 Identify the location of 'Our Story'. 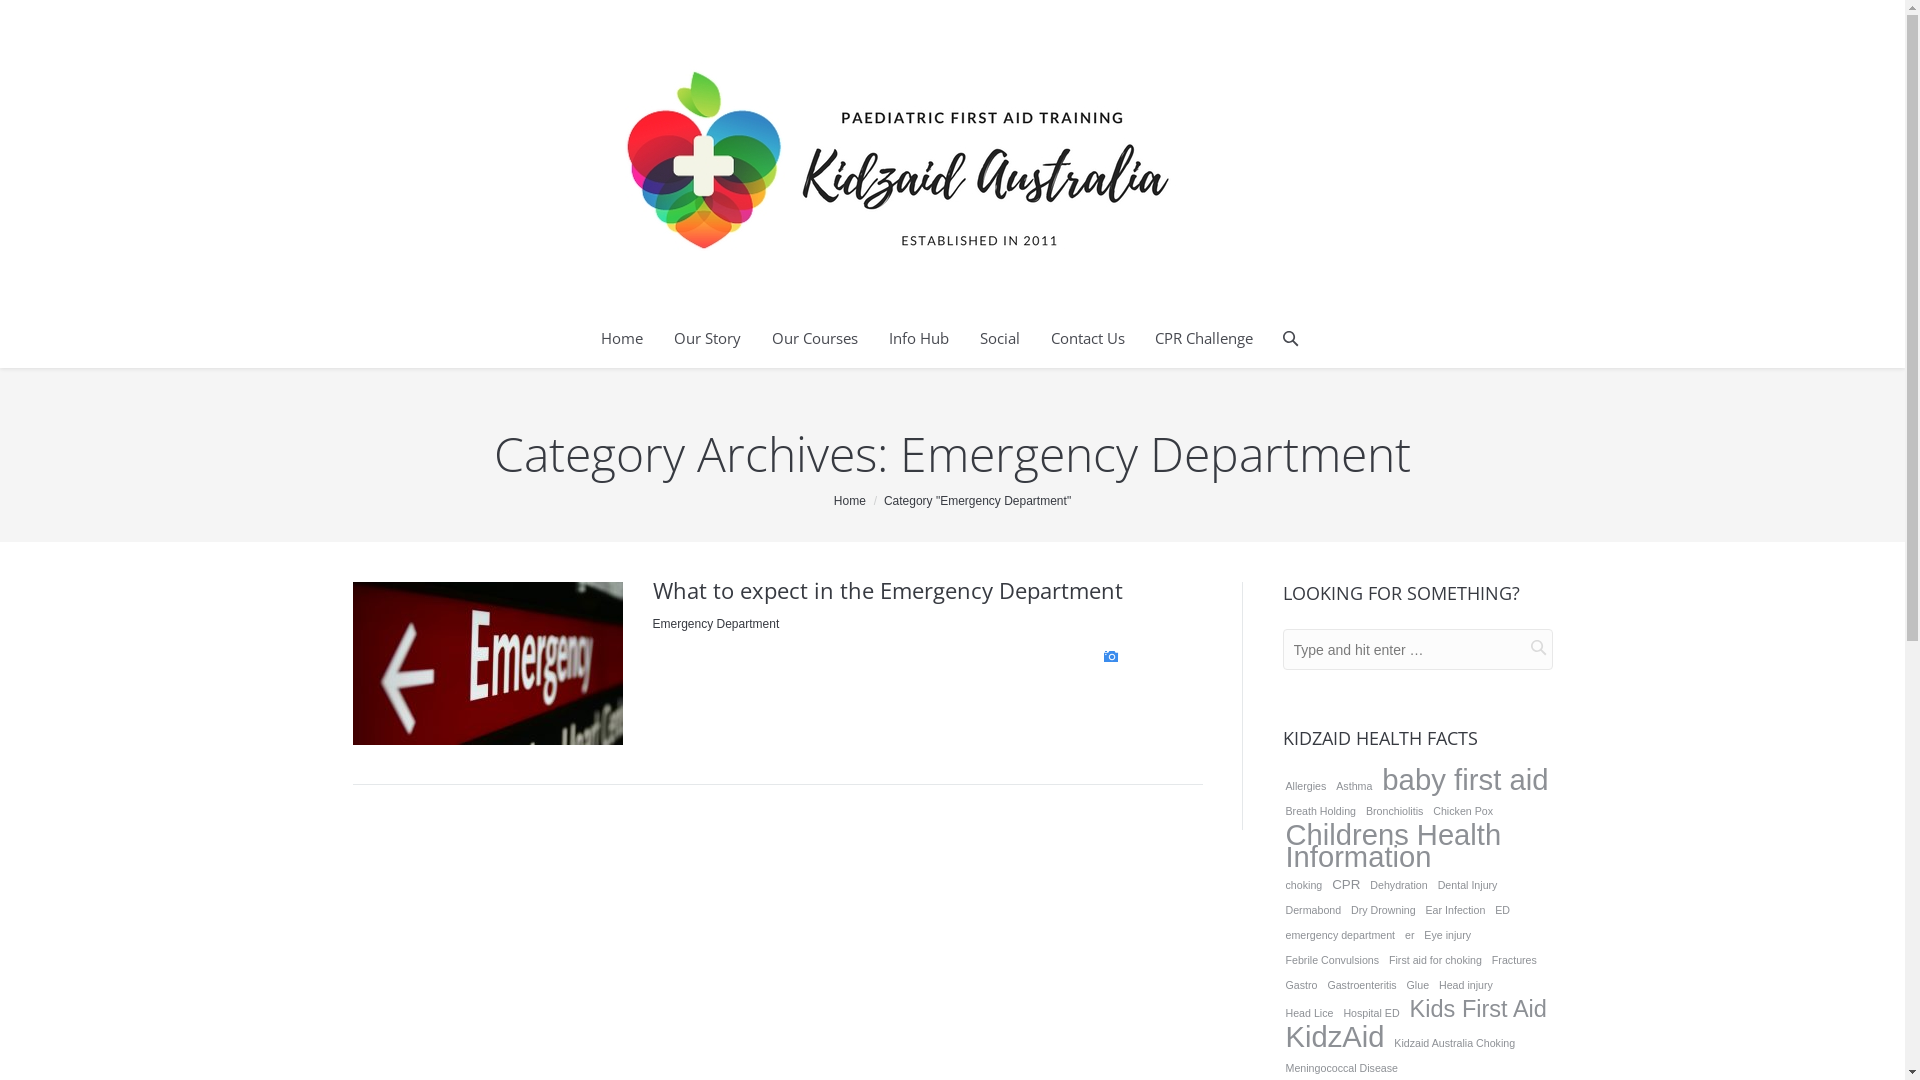
(707, 338).